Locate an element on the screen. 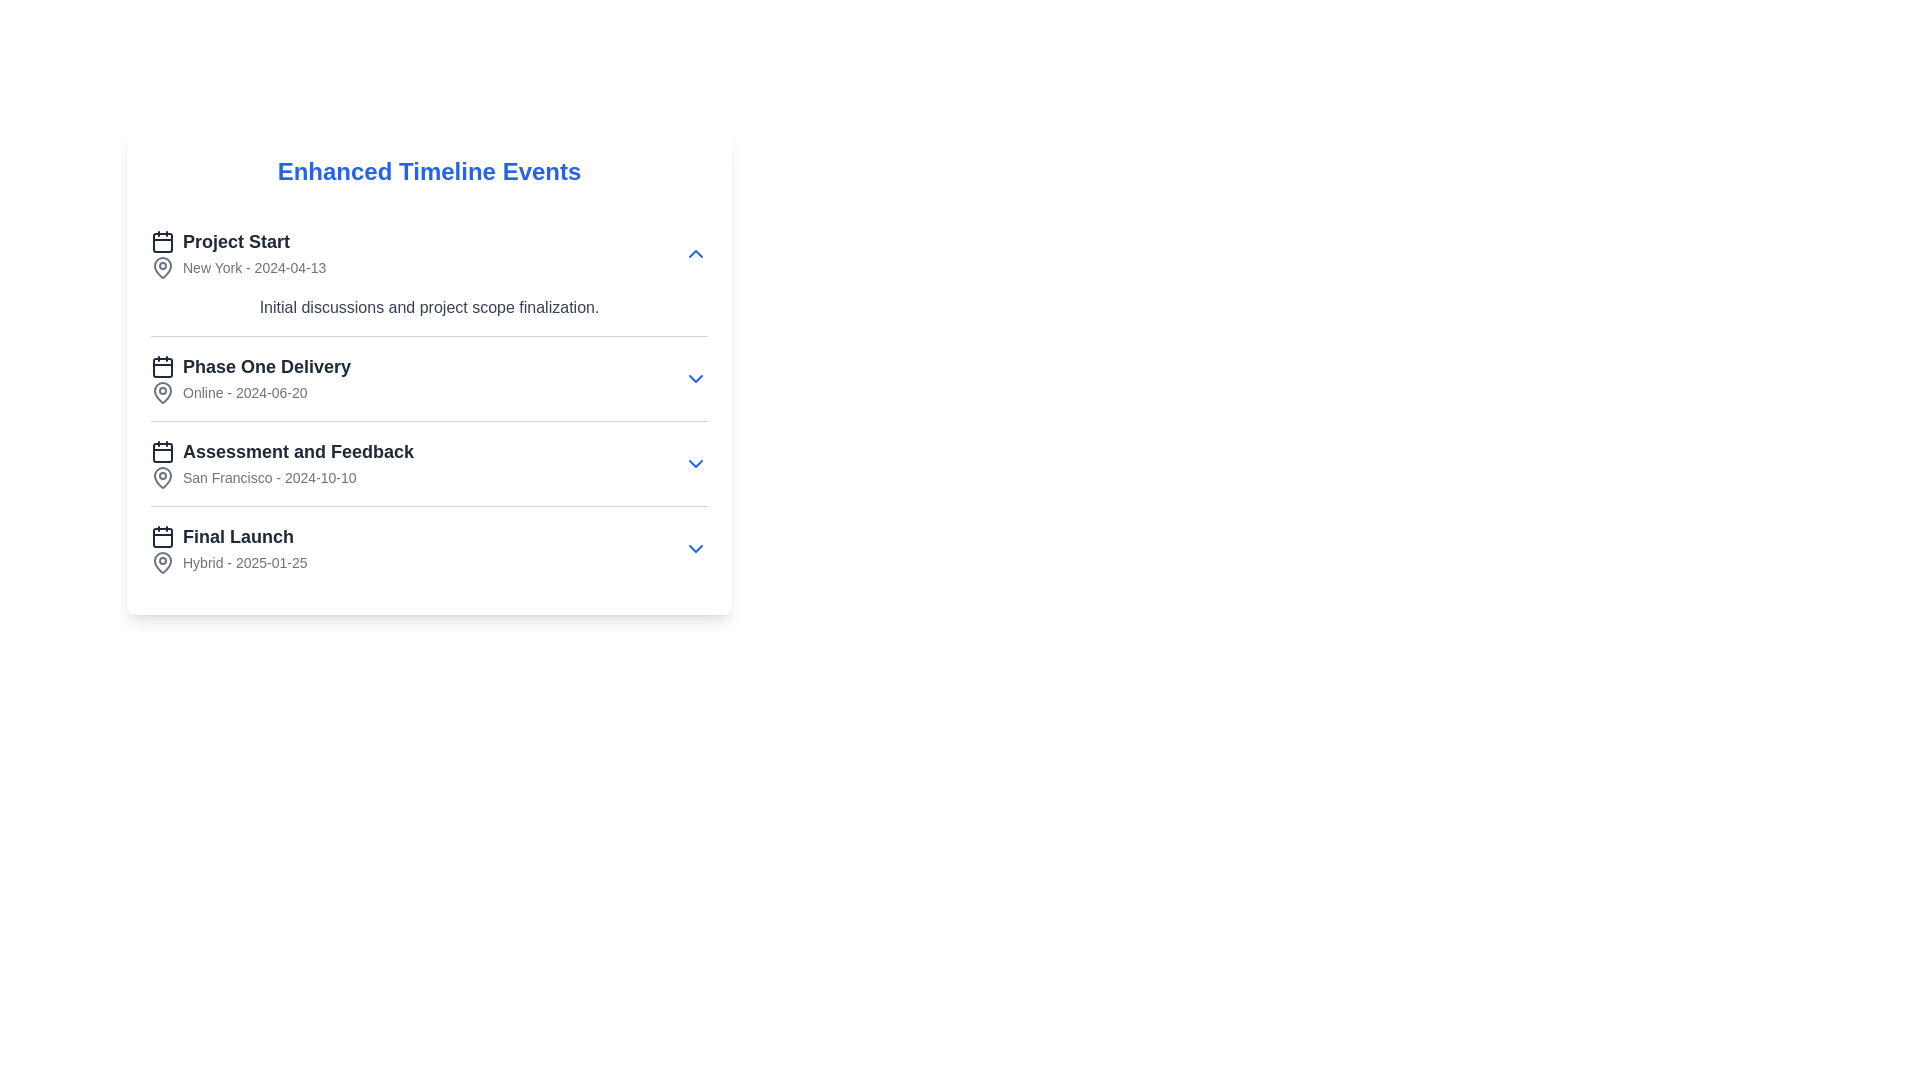 This screenshot has height=1080, width=1920. text label component that provides location and date details for the event 'Assessment and Feedback', which is located under the title and aligned with a location pin icon is located at coordinates (281, 478).